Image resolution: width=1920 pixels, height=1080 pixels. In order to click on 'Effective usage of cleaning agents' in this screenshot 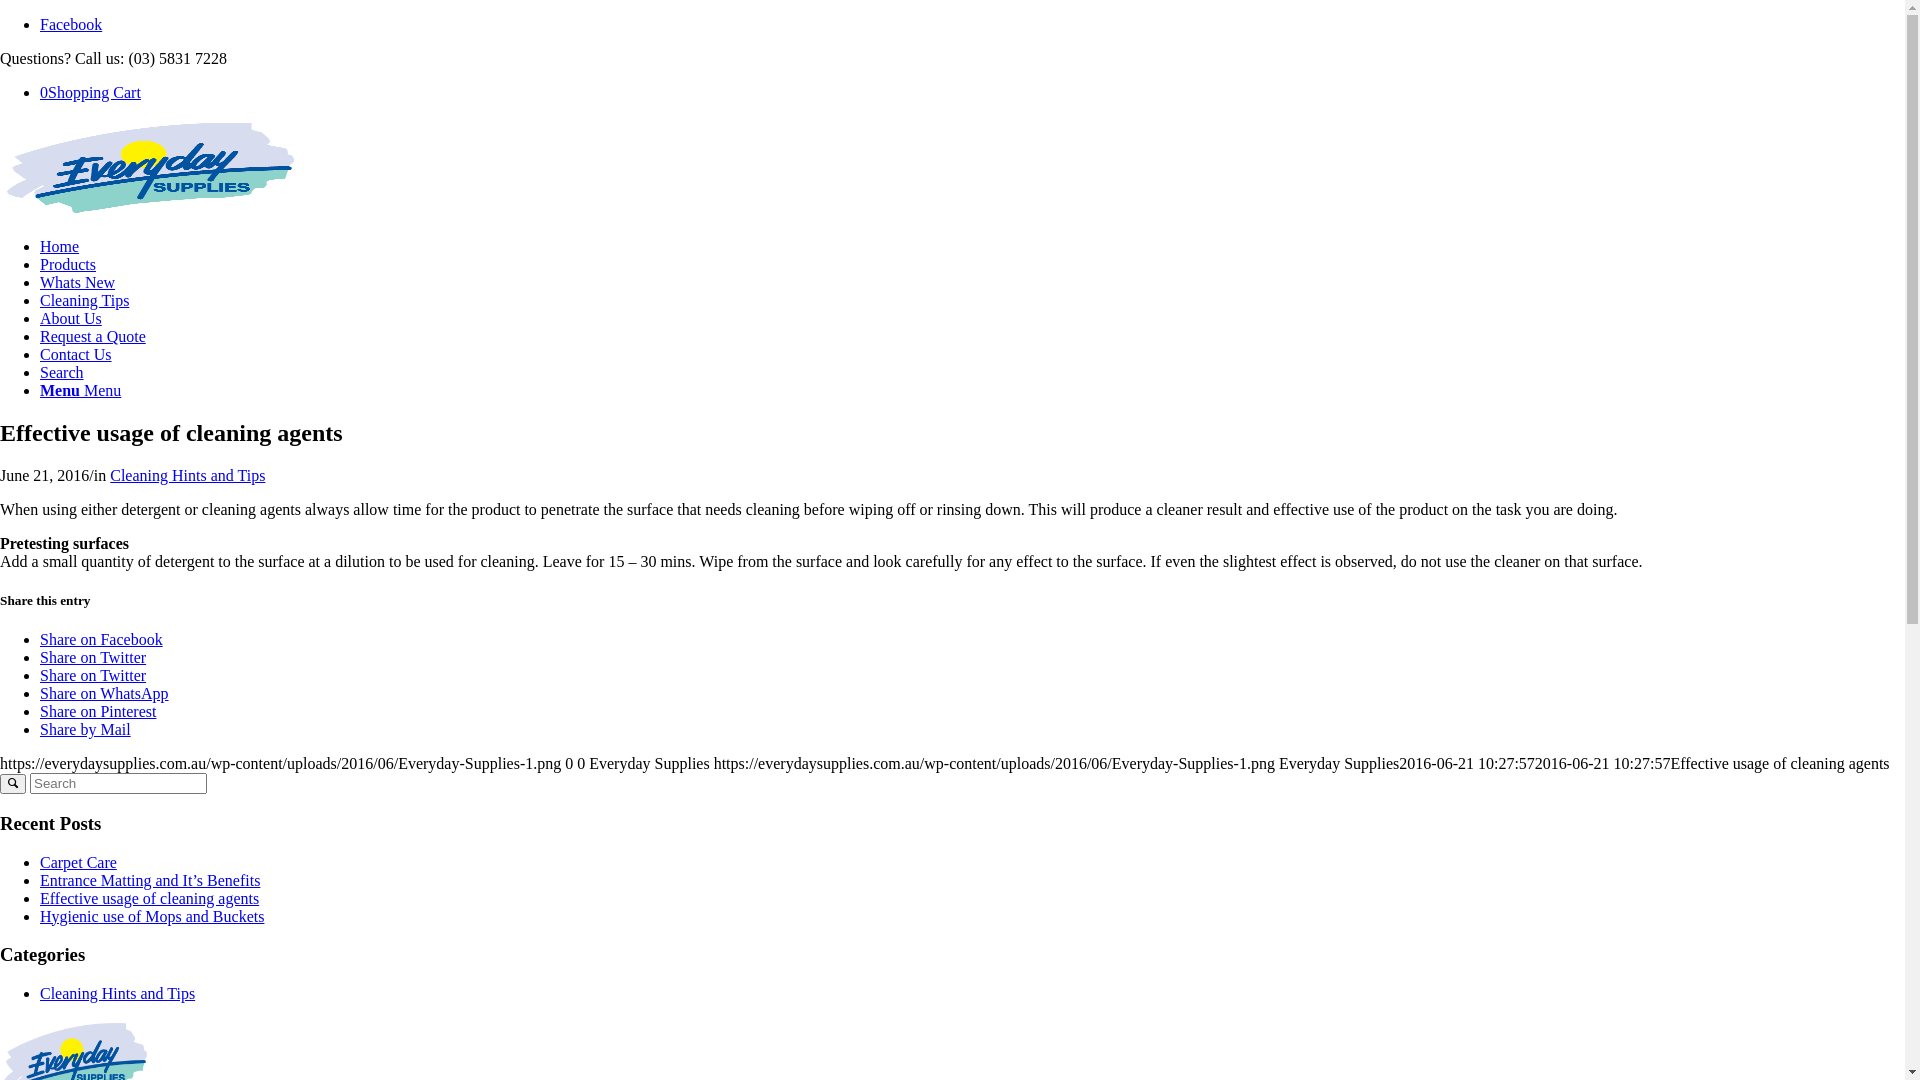, I will do `click(148, 897)`.